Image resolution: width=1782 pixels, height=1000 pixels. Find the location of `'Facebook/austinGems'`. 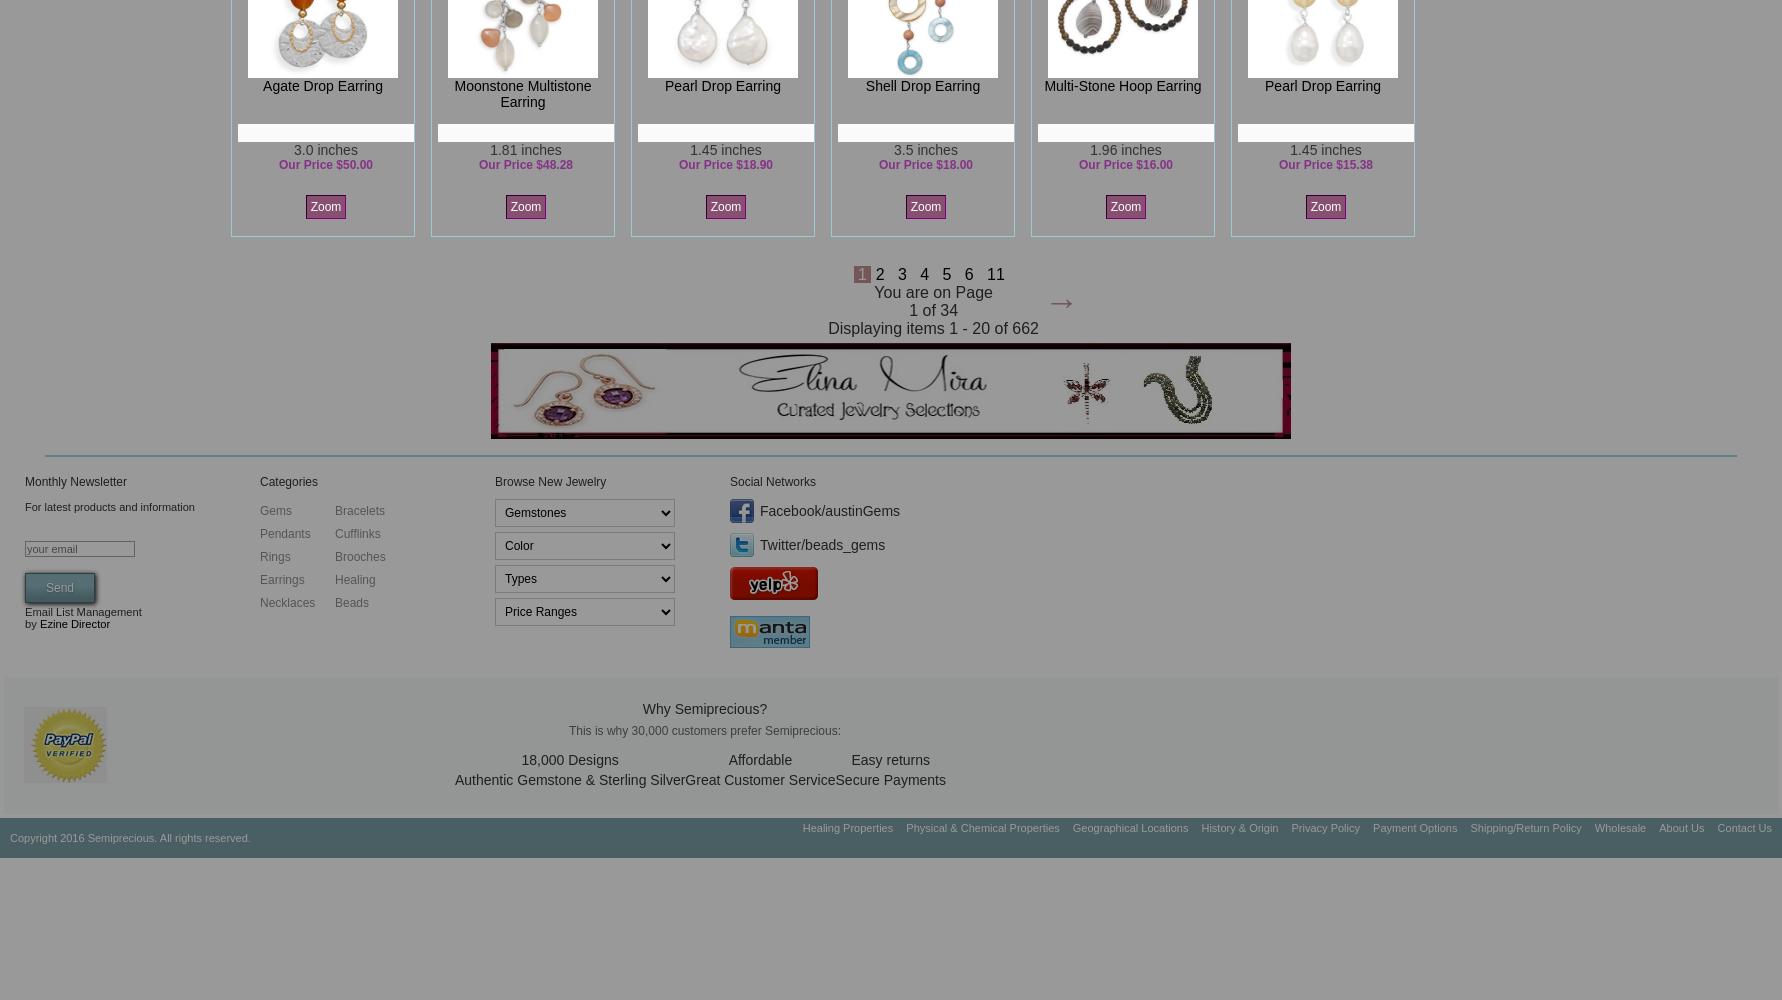

'Facebook/austinGems' is located at coordinates (829, 511).